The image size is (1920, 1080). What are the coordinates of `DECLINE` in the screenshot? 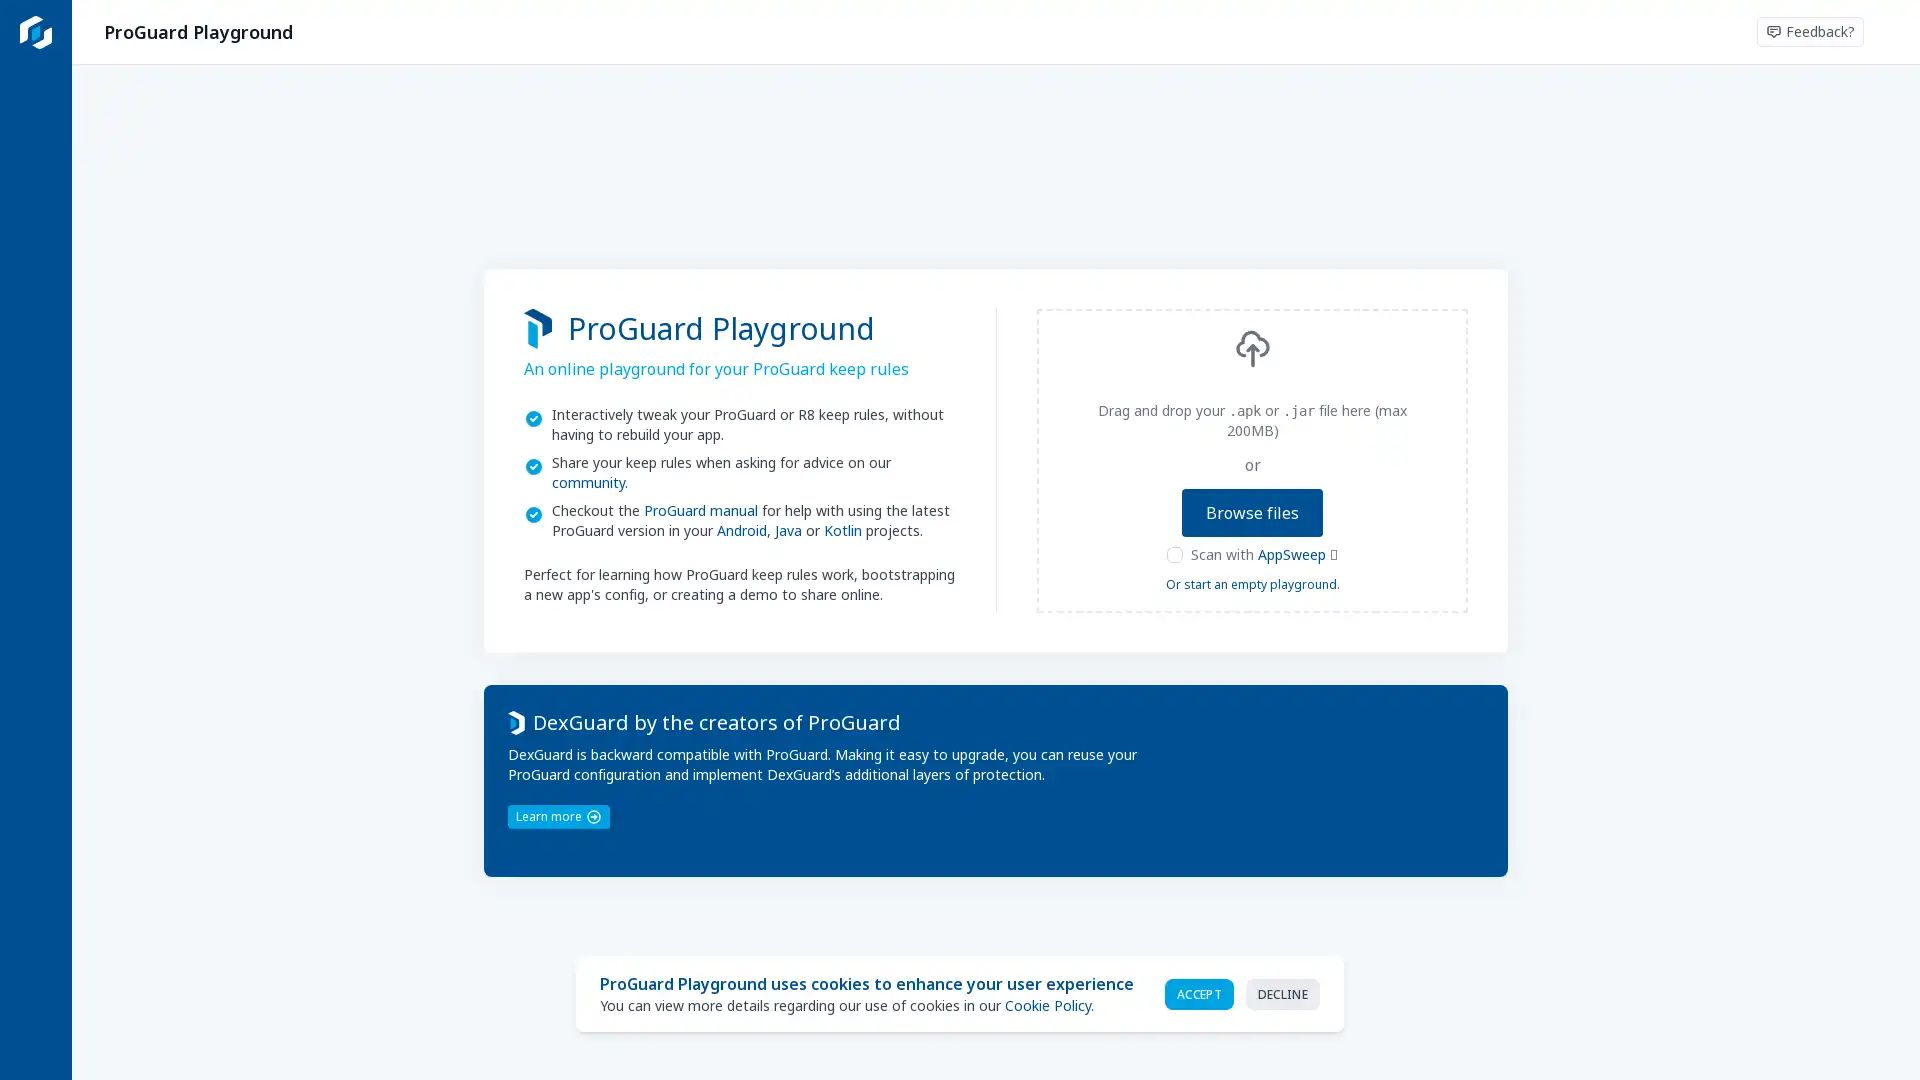 It's located at (1282, 993).